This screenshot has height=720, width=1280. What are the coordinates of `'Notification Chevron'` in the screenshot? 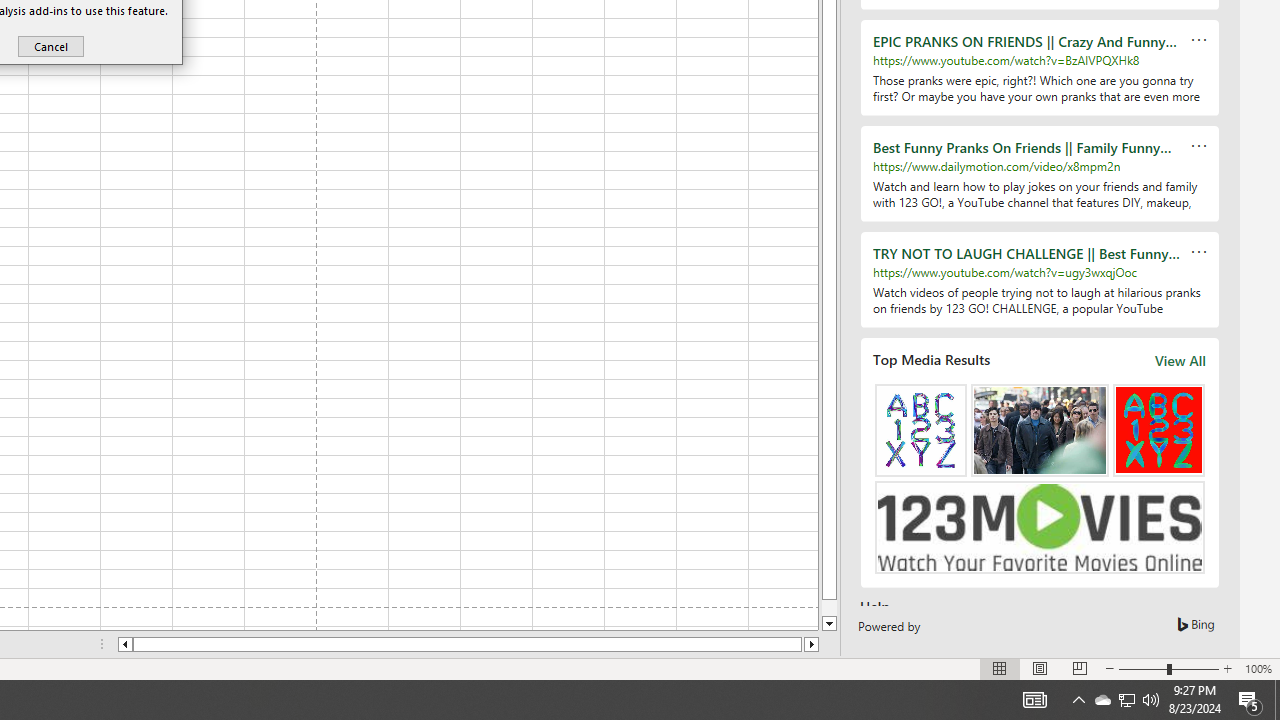 It's located at (1078, 698).